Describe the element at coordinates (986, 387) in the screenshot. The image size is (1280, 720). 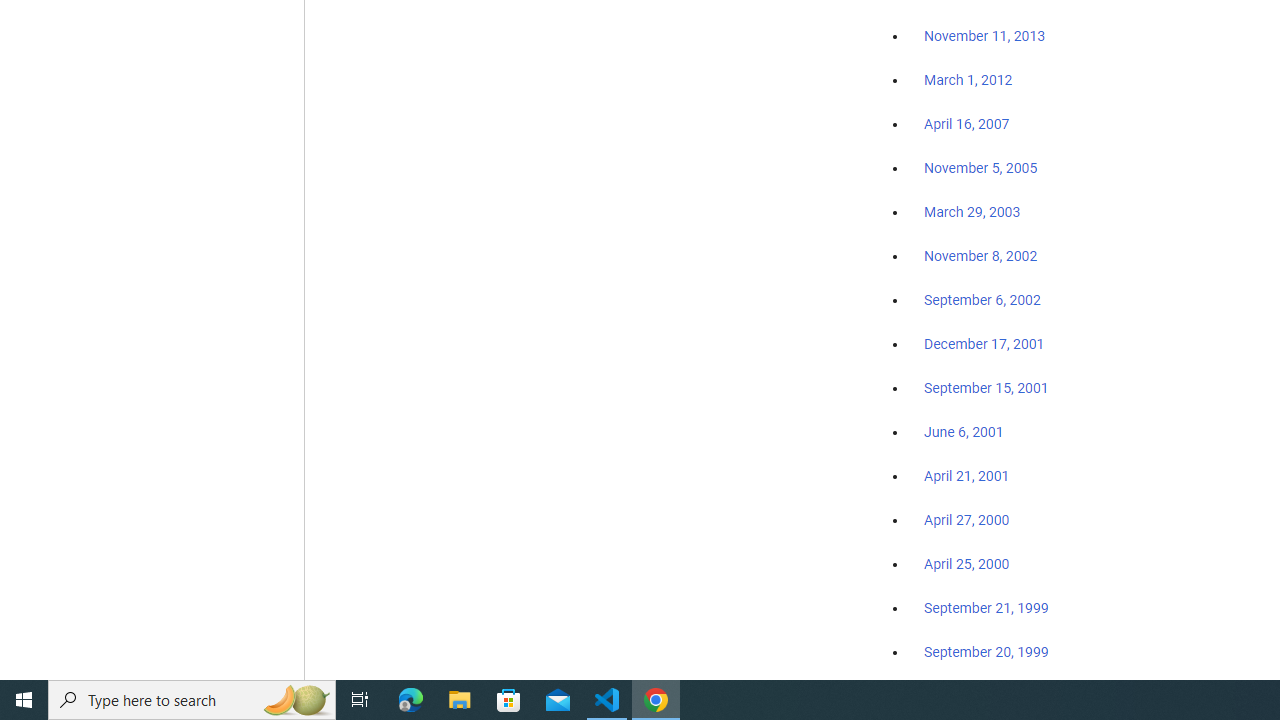
I see `'September 15, 2001'` at that location.